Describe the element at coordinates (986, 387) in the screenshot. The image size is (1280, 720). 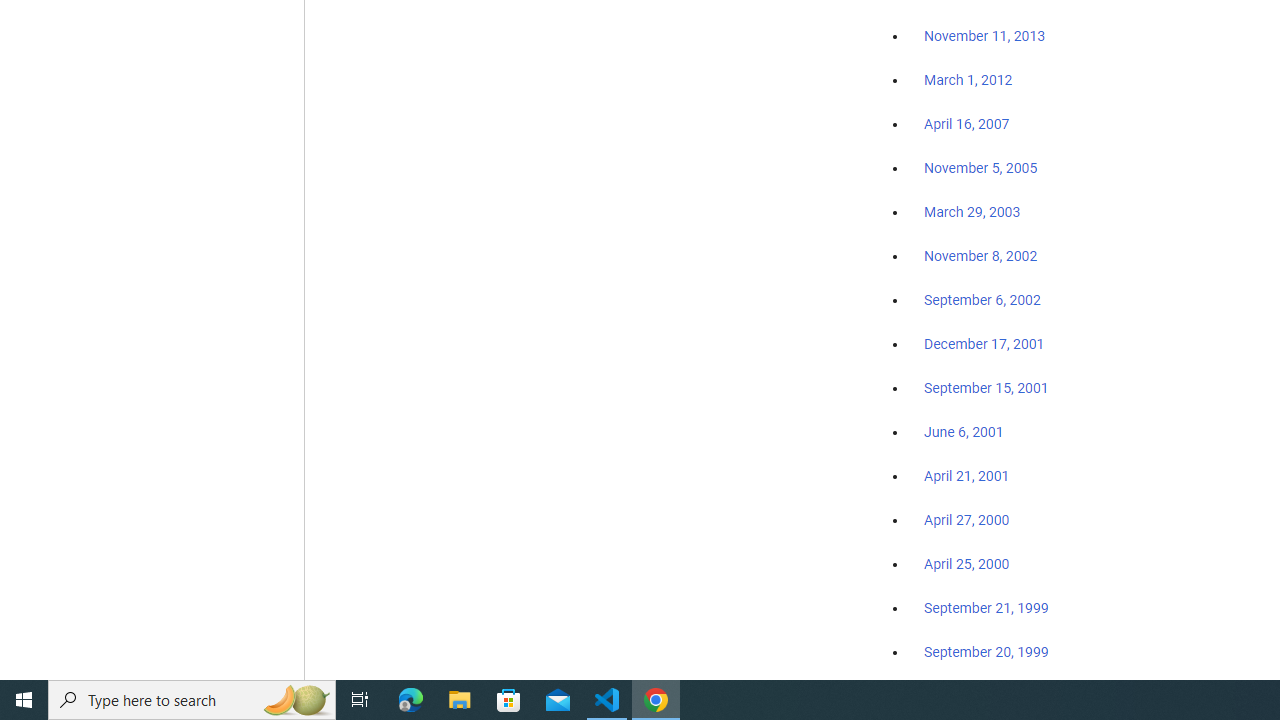
I see `'September 15, 2001'` at that location.